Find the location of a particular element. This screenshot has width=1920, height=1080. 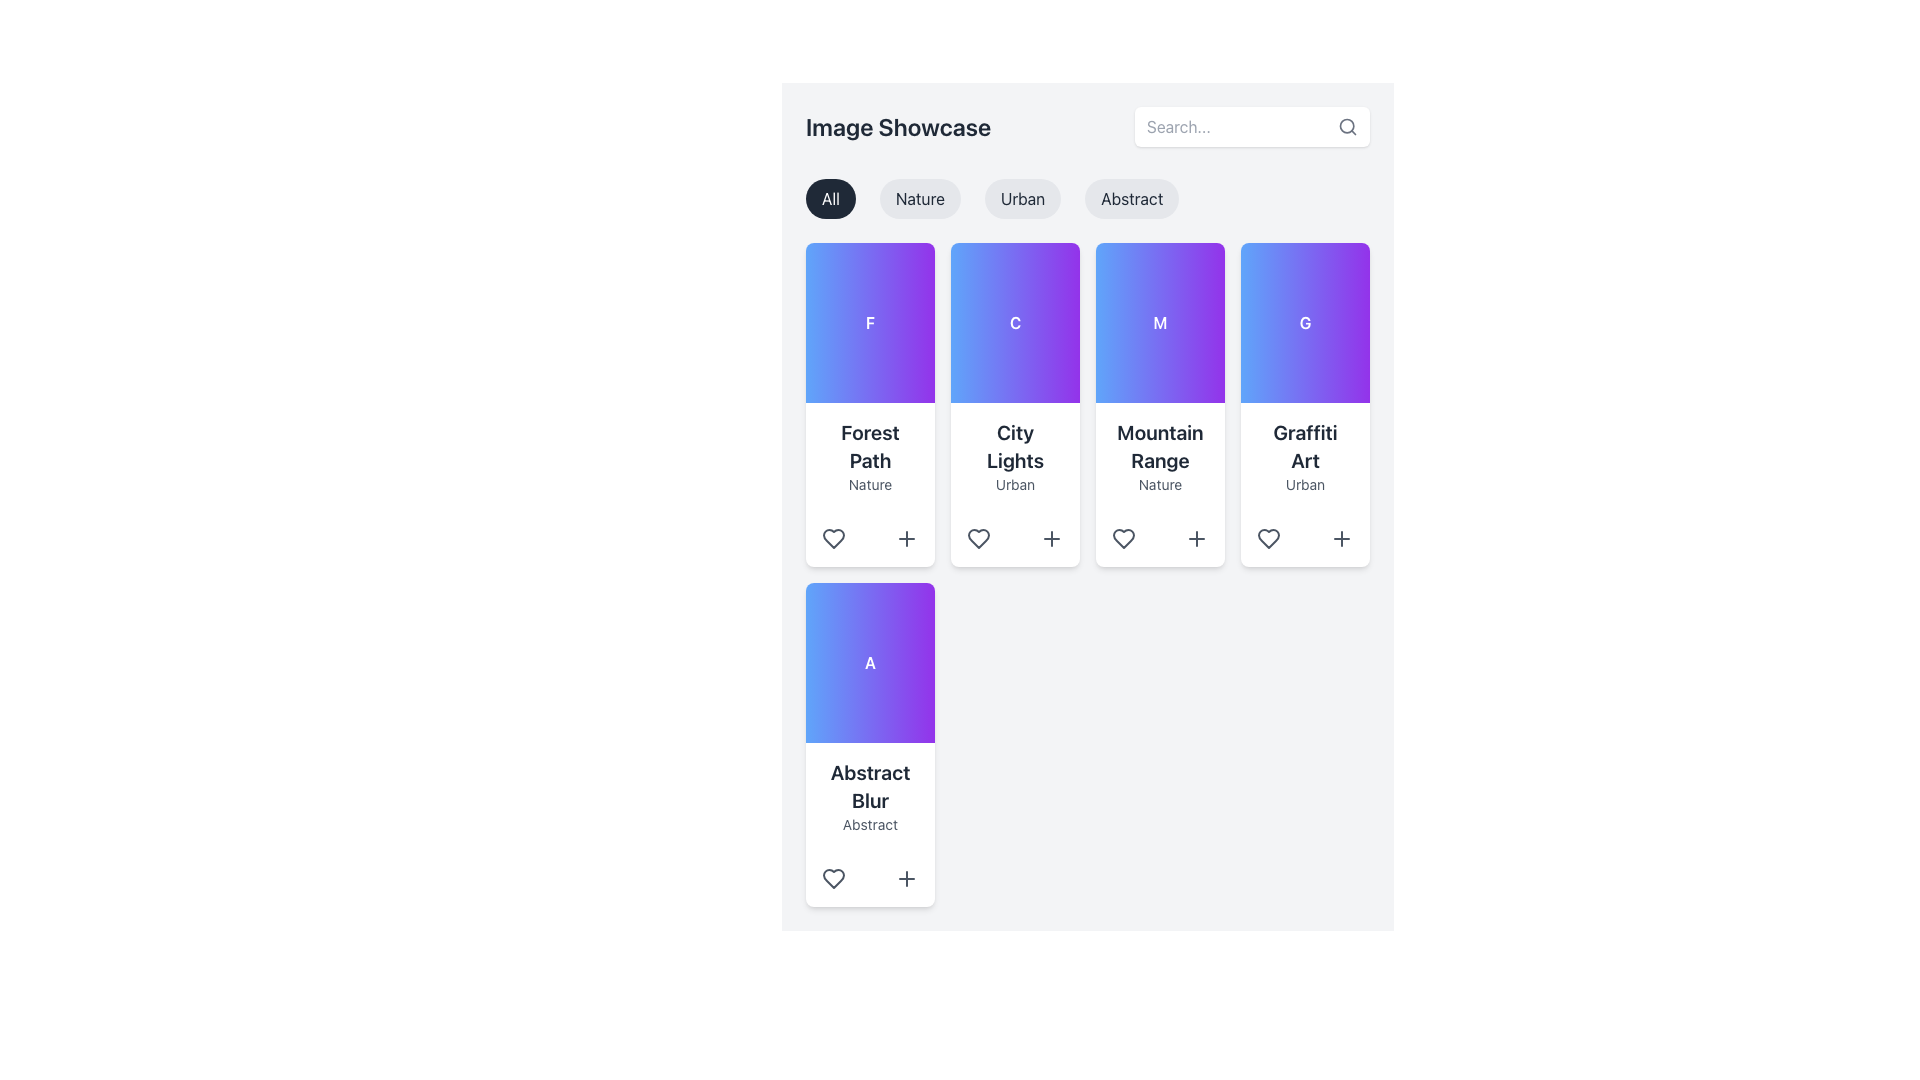

the text label that provides the title 'Mountain Range' and category 'Nature' located in the third column of the top row in the grid of cards is located at coordinates (1160, 456).